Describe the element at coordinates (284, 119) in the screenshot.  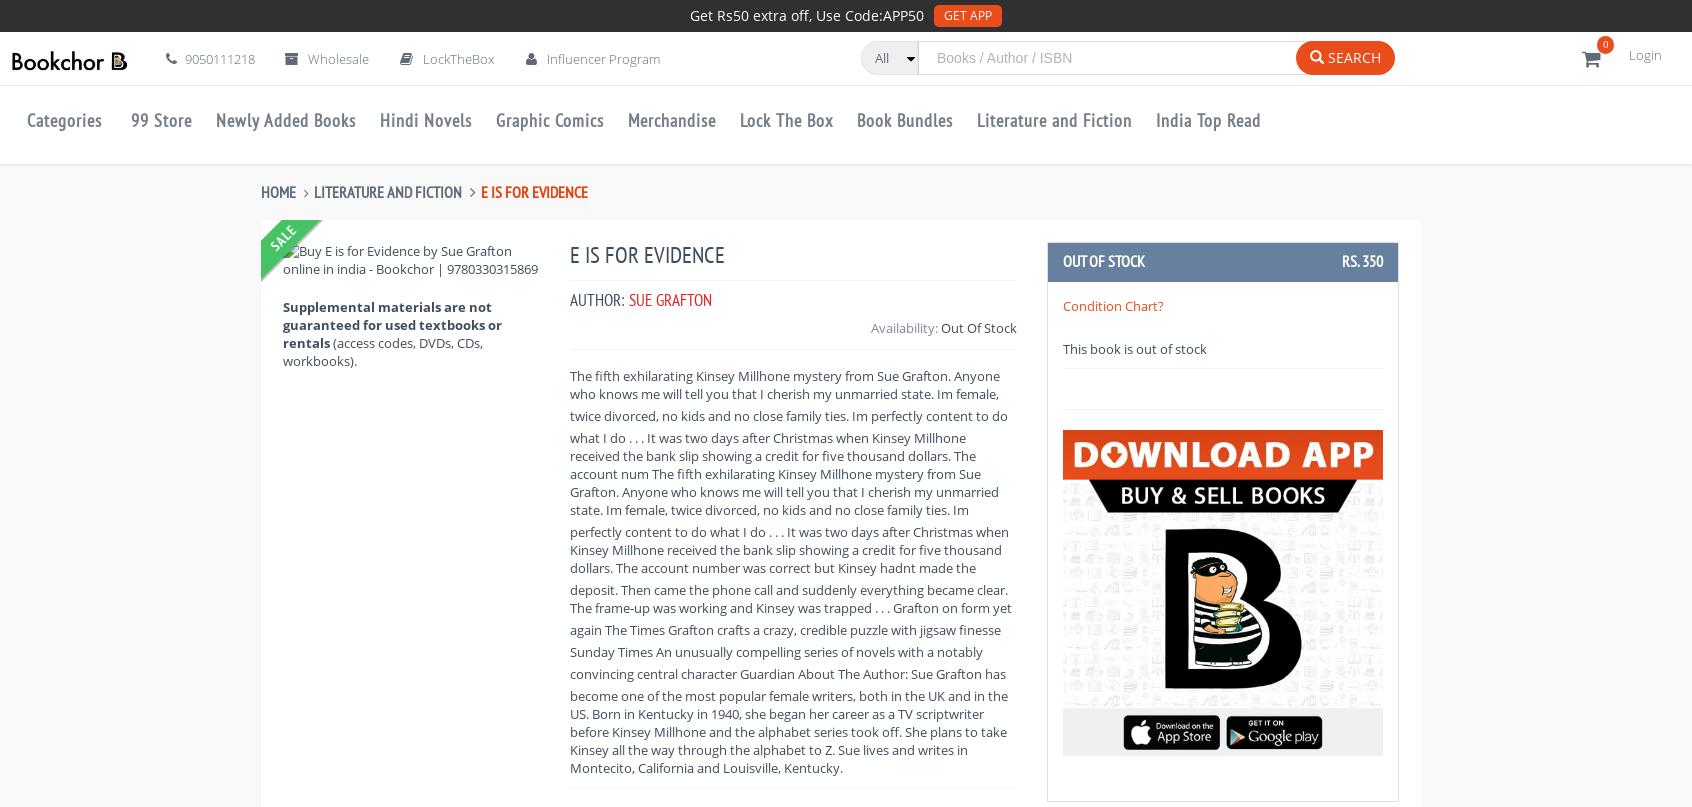
I see `'Newly Added Books'` at that location.